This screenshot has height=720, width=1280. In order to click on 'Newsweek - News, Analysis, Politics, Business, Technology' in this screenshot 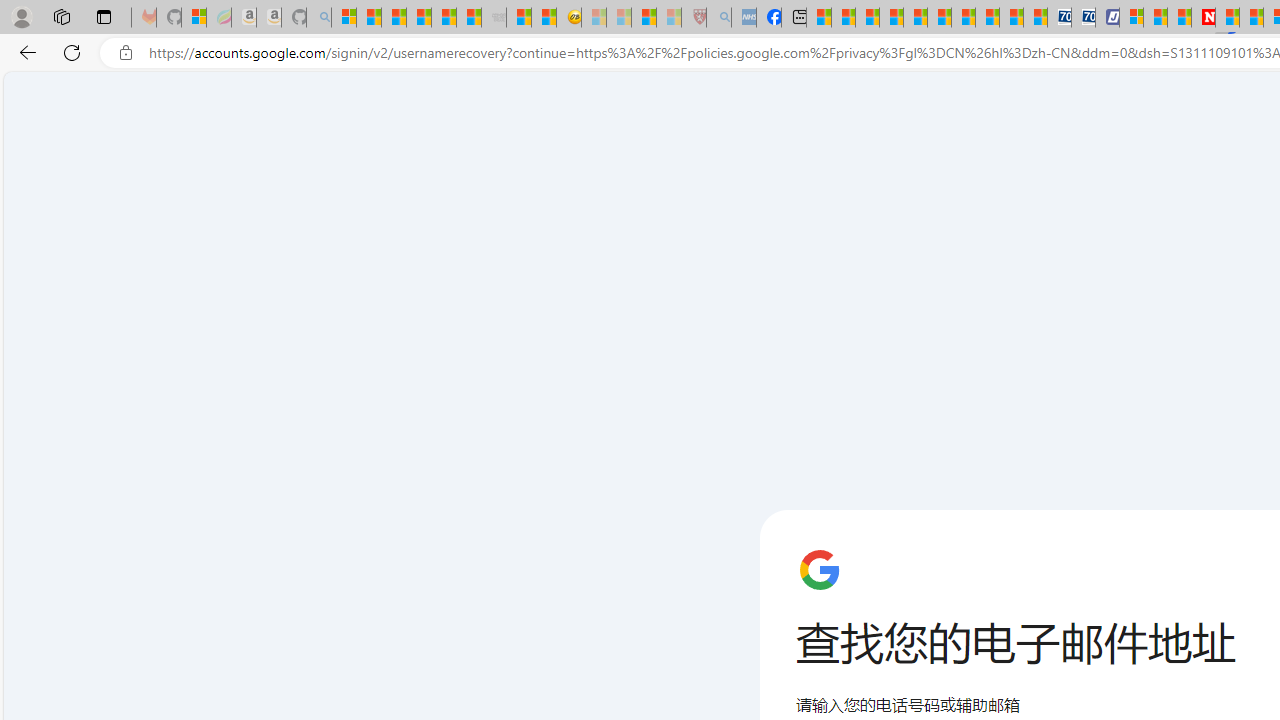, I will do `click(1202, 17)`.